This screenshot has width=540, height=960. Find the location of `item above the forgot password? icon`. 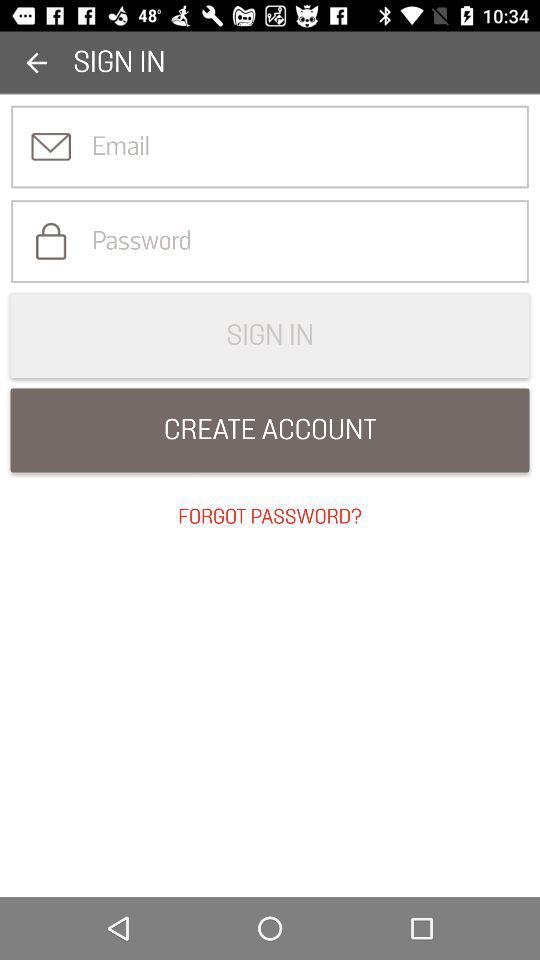

item above the forgot password? icon is located at coordinates (270, 430).